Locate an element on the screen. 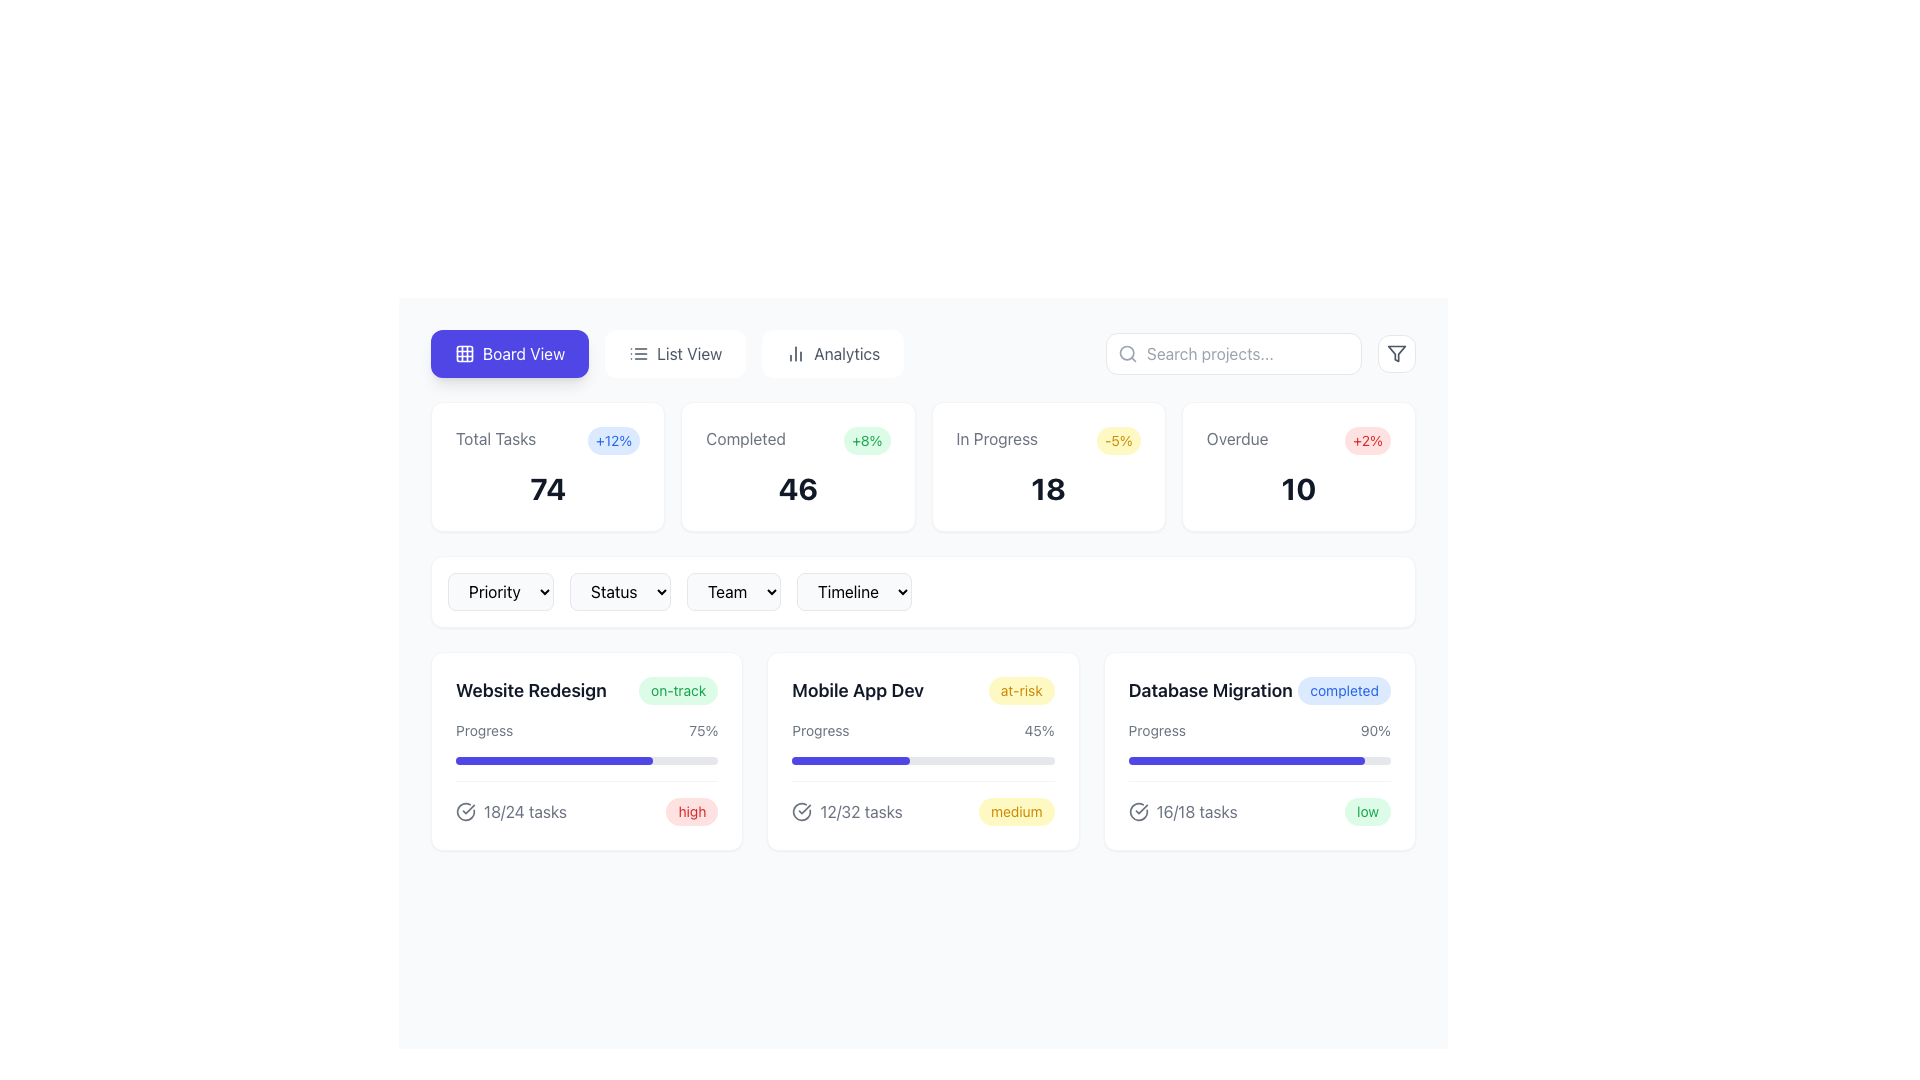  the Text Display element which shows the numerical statistic '46' under the 'Completed' label in the second card of the dashboard interface is located at coordinates (797, 489).